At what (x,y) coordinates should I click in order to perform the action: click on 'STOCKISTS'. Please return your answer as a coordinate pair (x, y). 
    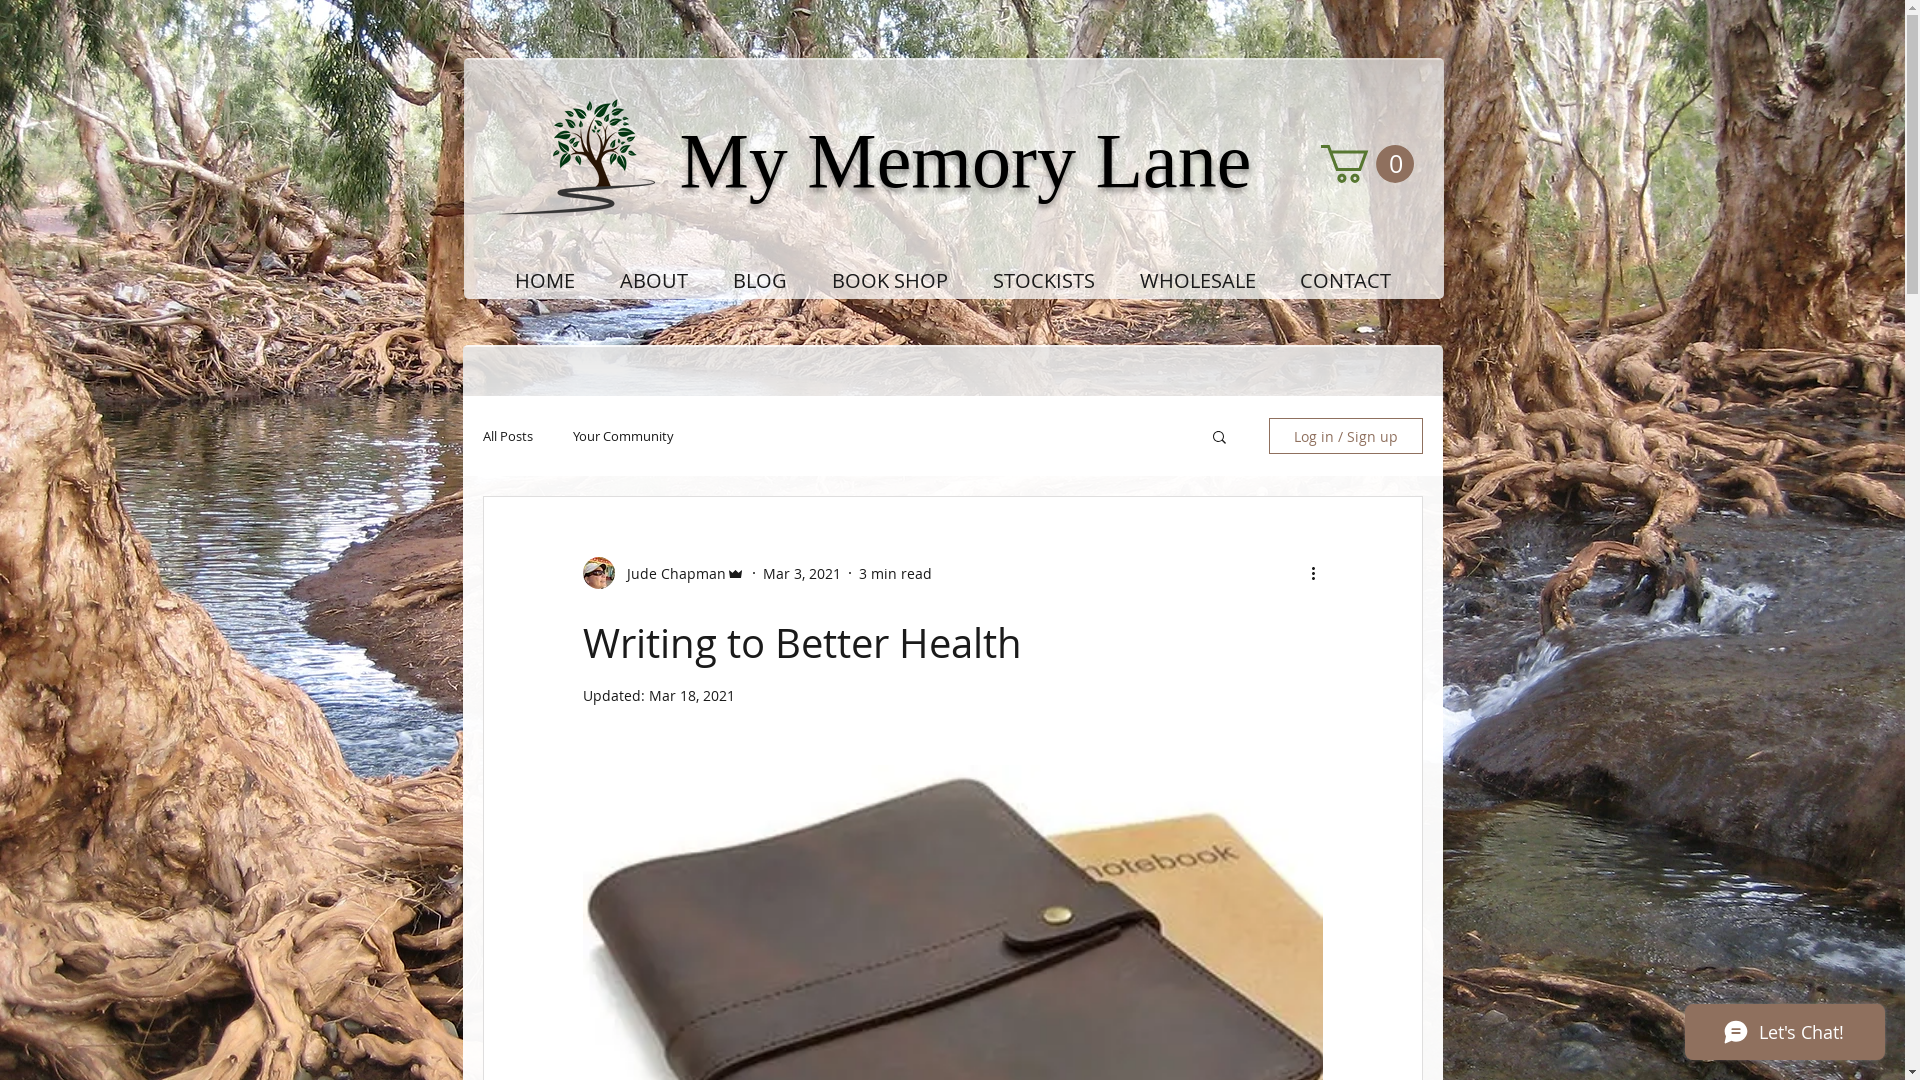
    Looking at the image, I should click on (969, 281).